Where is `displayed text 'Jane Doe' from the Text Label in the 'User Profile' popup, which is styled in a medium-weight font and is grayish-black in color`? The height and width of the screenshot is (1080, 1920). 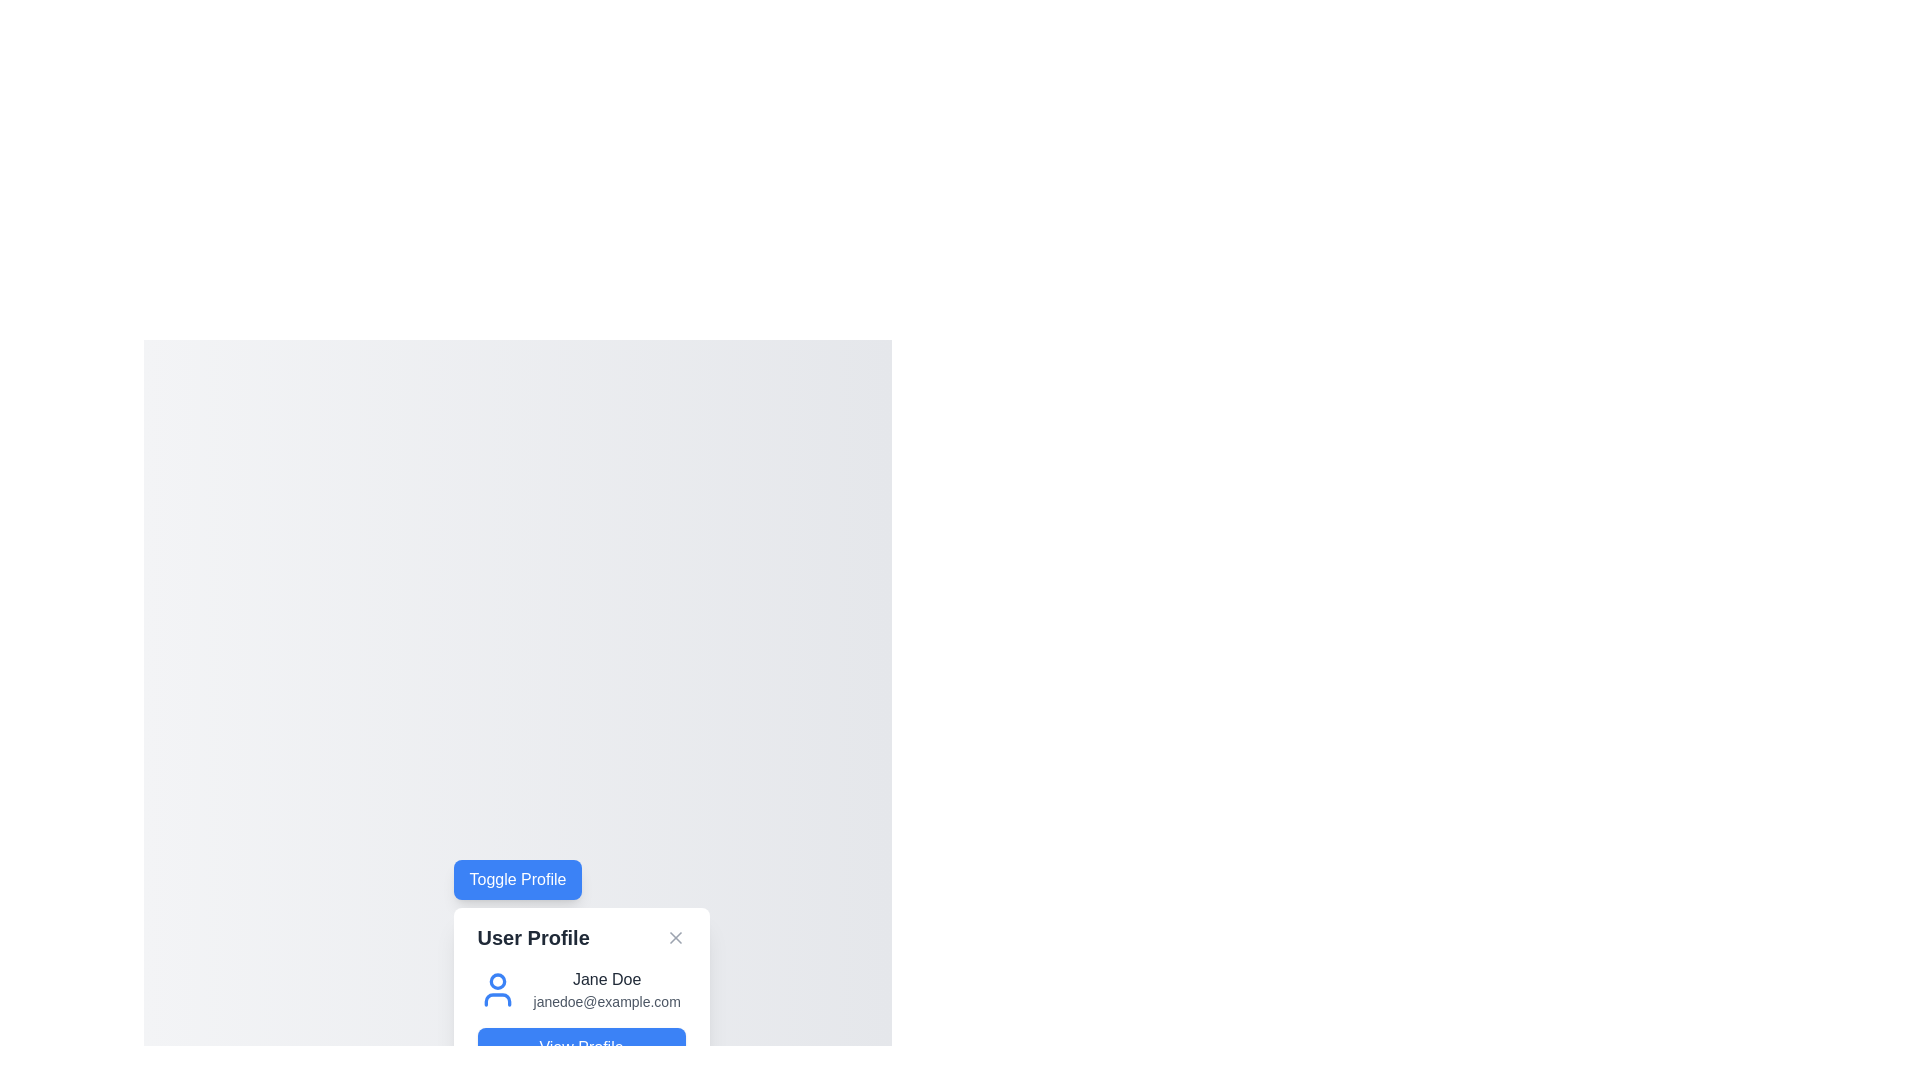
displayed text 'Jane Doe' from the Text Label in the 'User Profile' popup, which is styled in a medium-weight font and is grayish-black in color is located at coordinates (606, 978).